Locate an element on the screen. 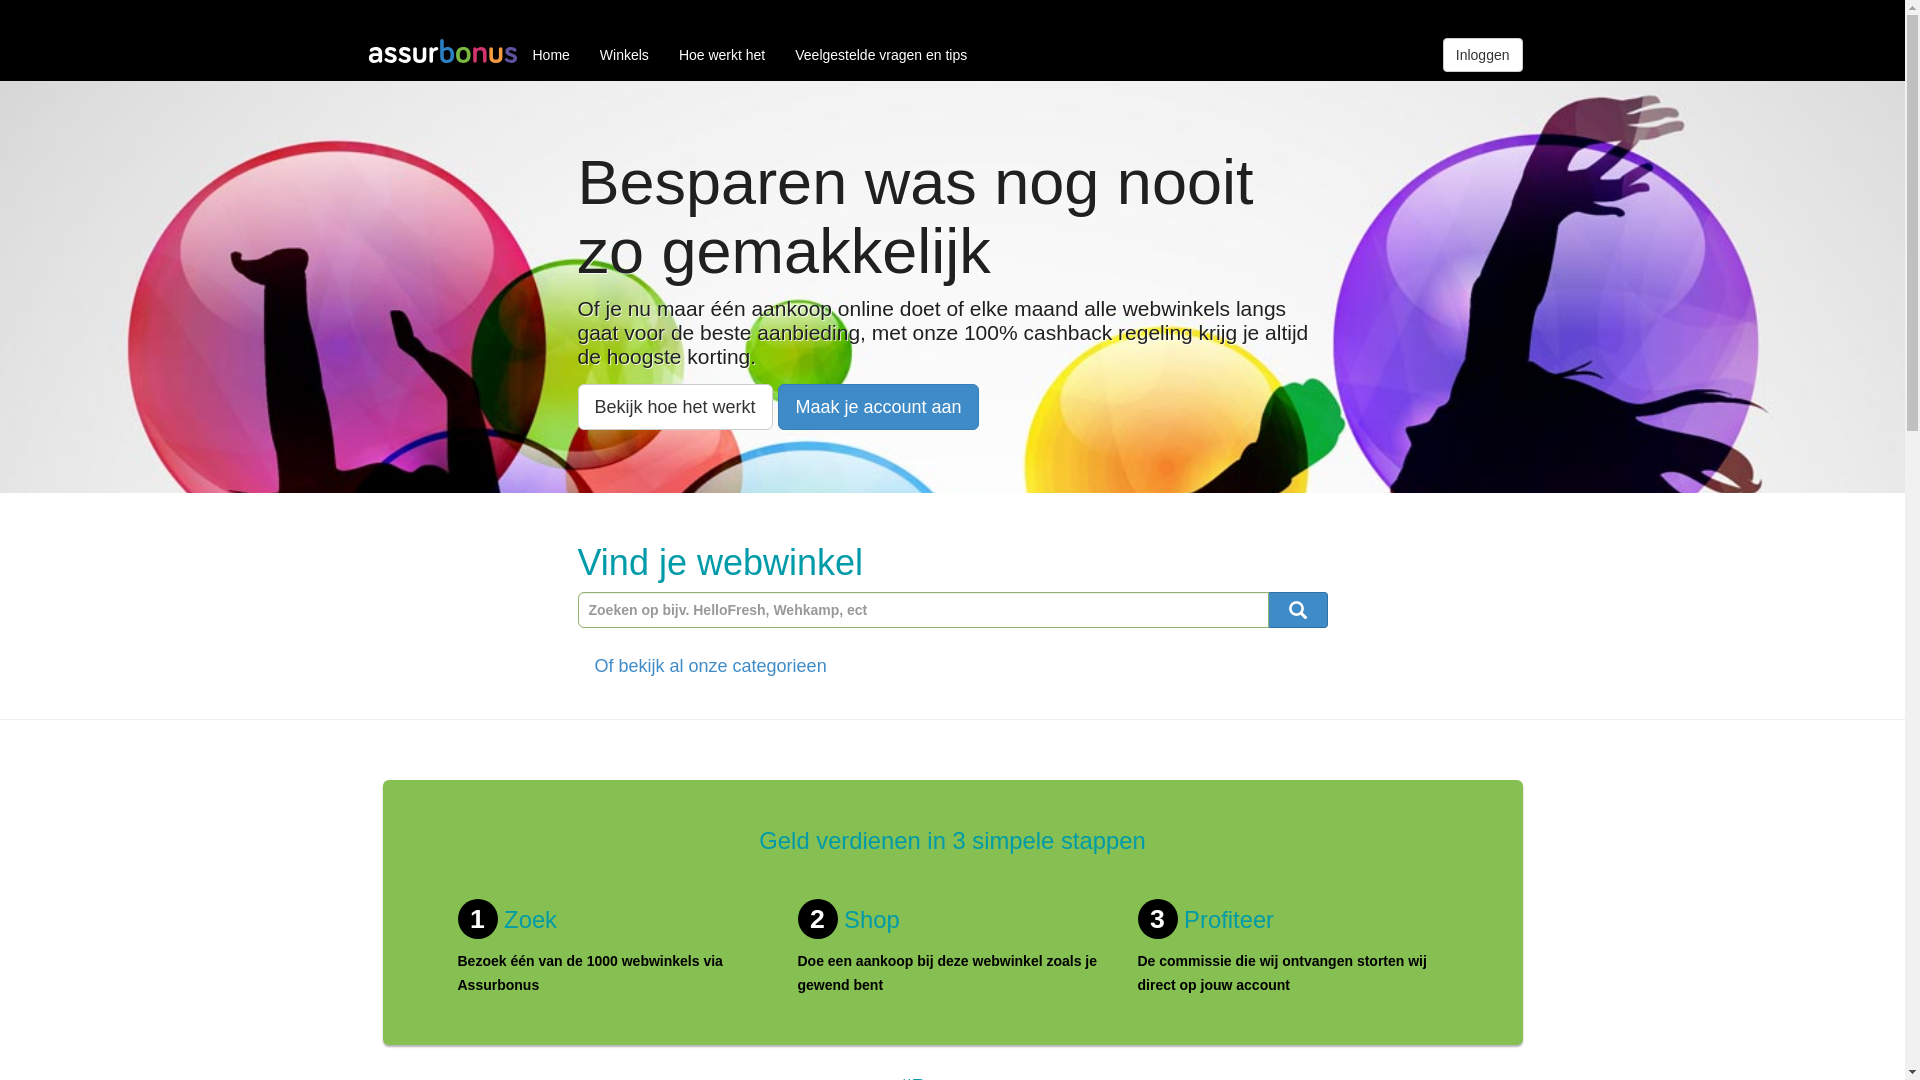 This screenshot has width=1920, height=1080. 'Maak je account aan' is located at coordinates (878, 406).